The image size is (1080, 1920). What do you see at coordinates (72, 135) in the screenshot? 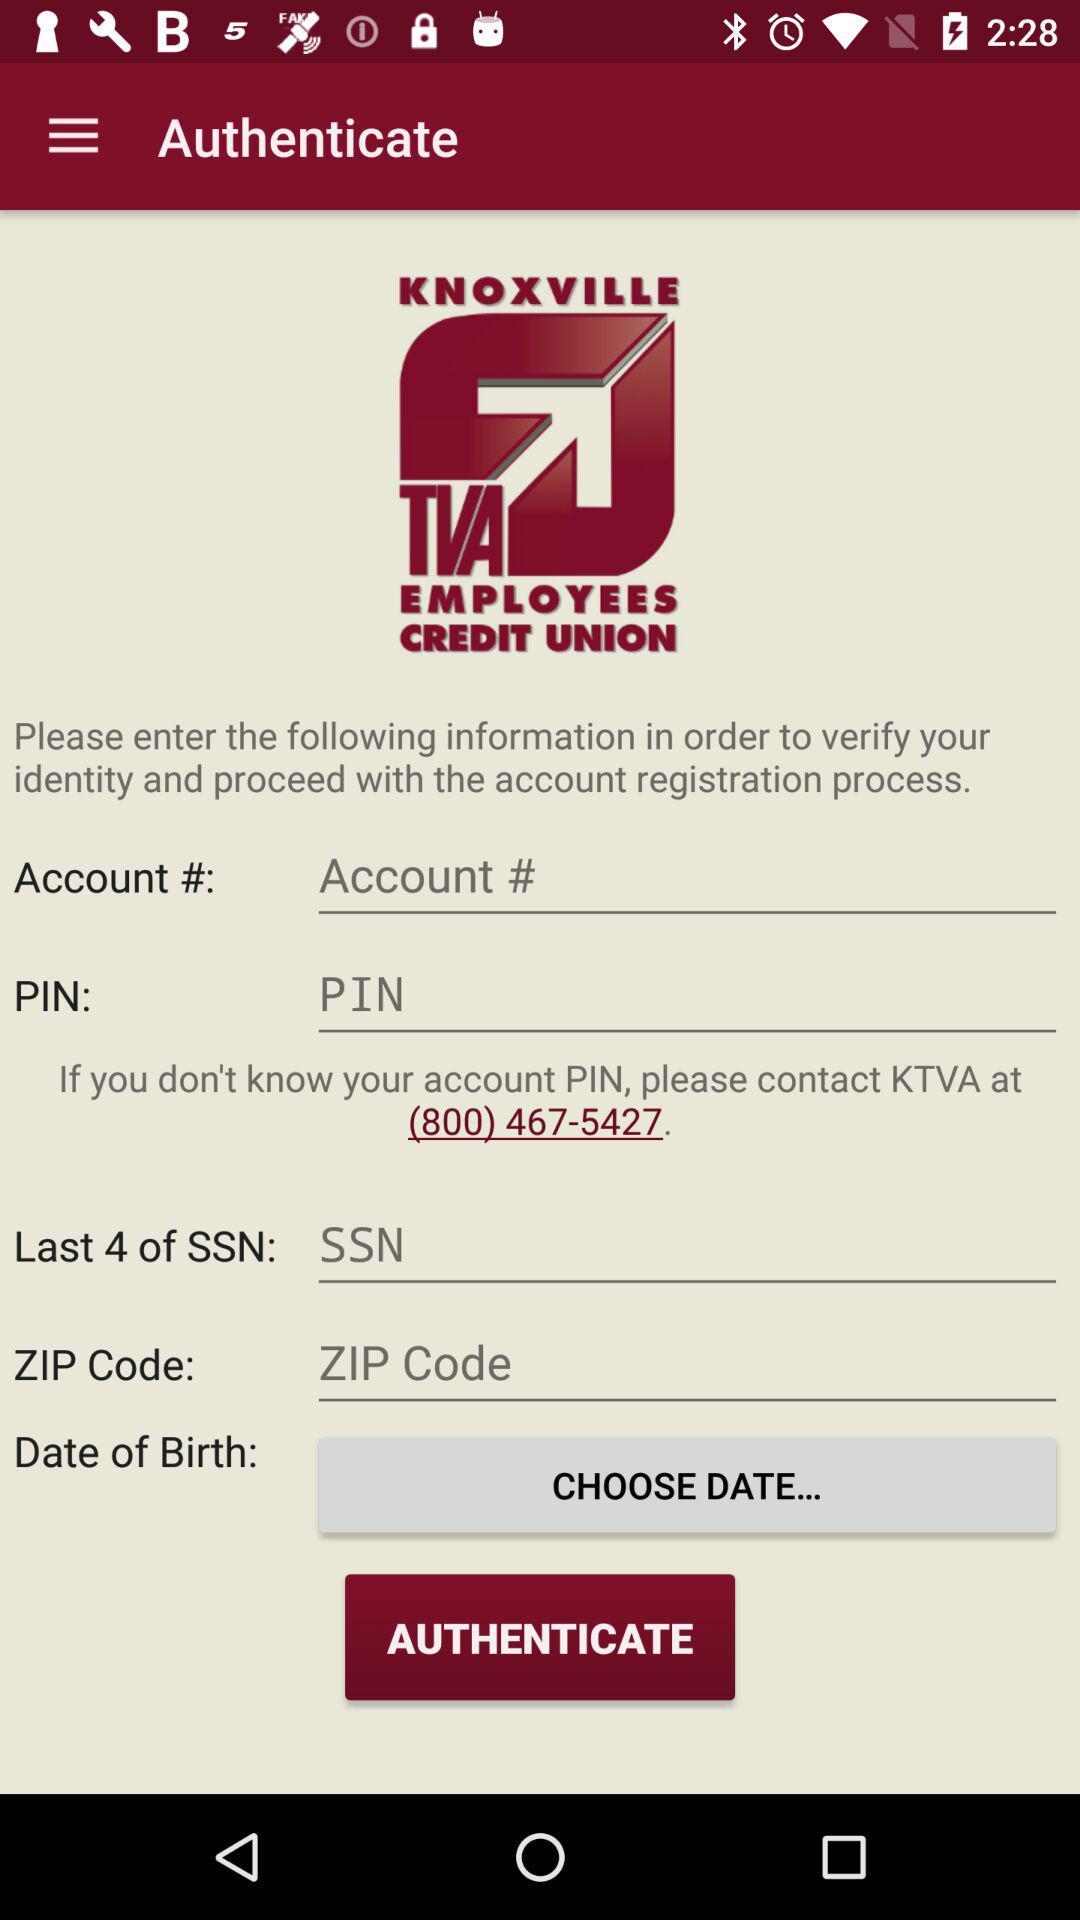
I see `item to the left of authenticate app` at bounding box center [72, 135].